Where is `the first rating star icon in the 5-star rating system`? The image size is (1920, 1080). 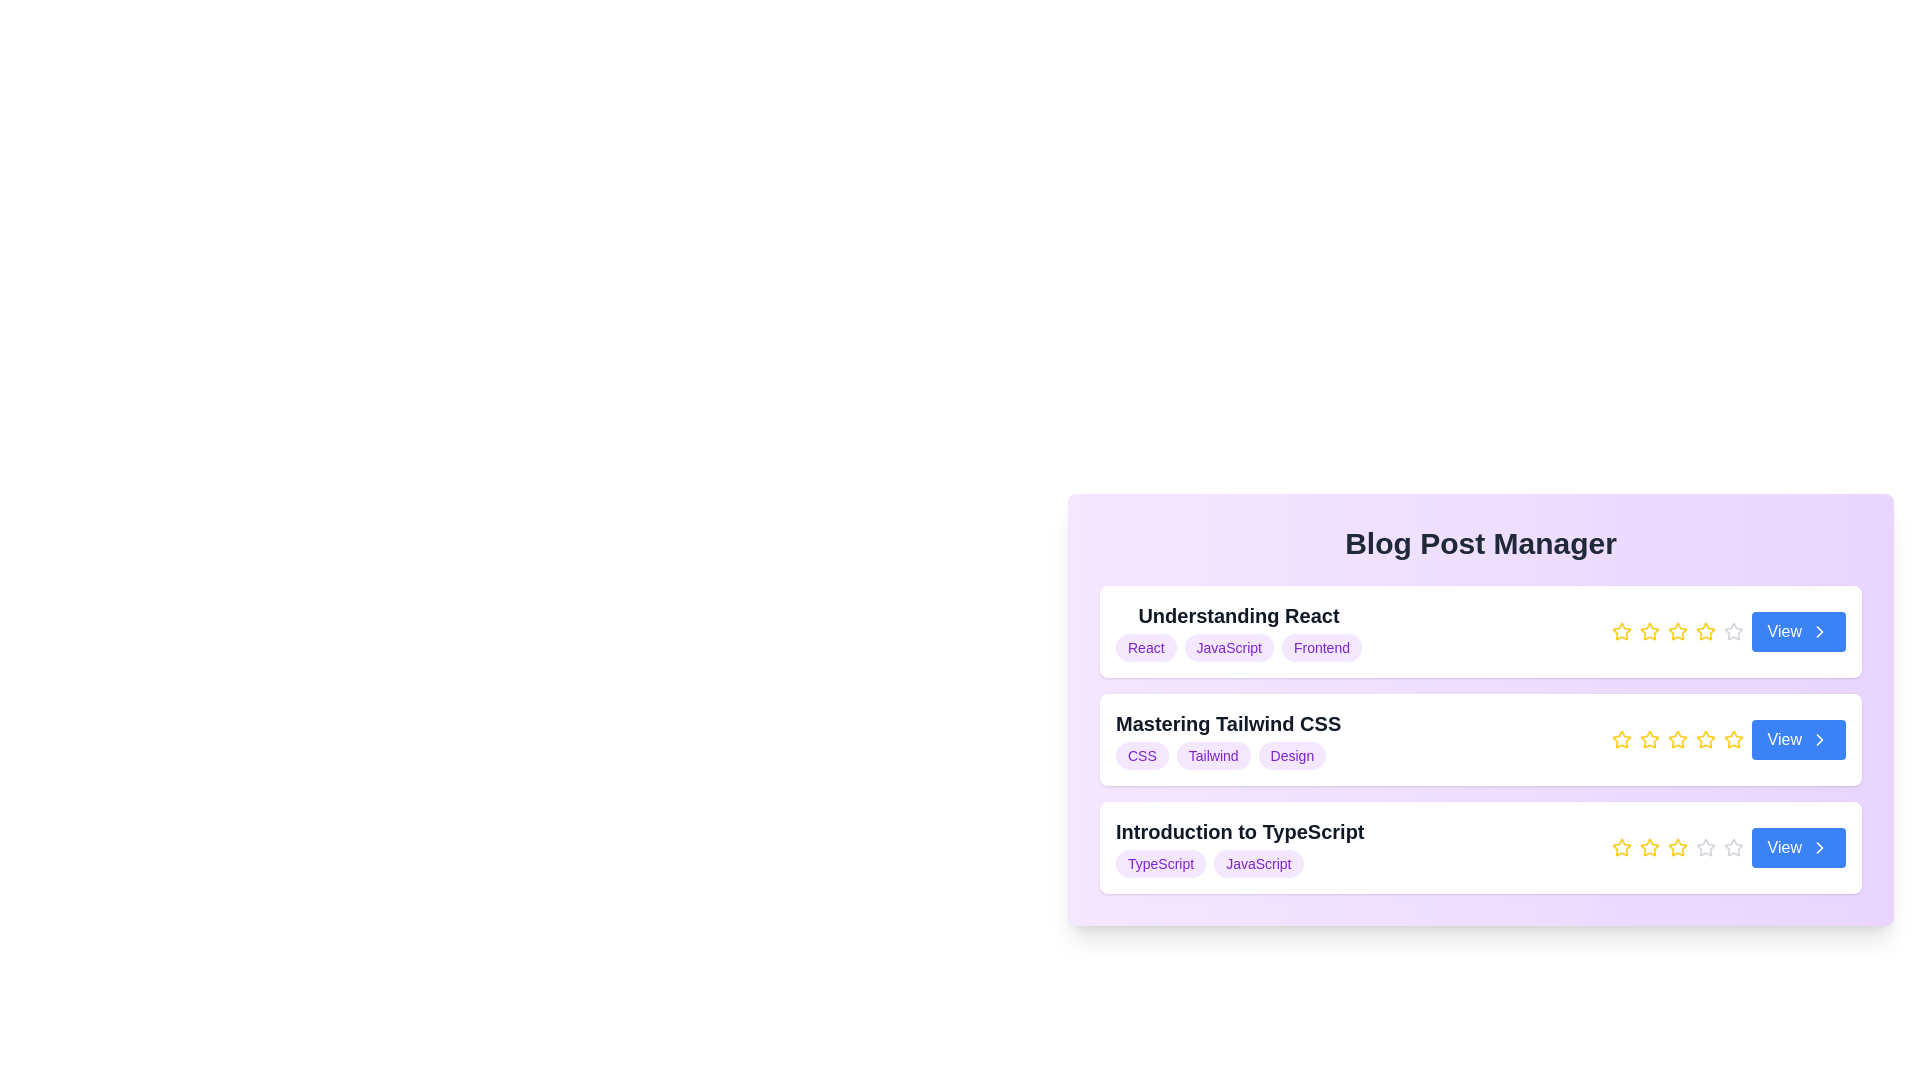 the first rating star icon in the 5-star rating system is located at coordinates (1621, 632).